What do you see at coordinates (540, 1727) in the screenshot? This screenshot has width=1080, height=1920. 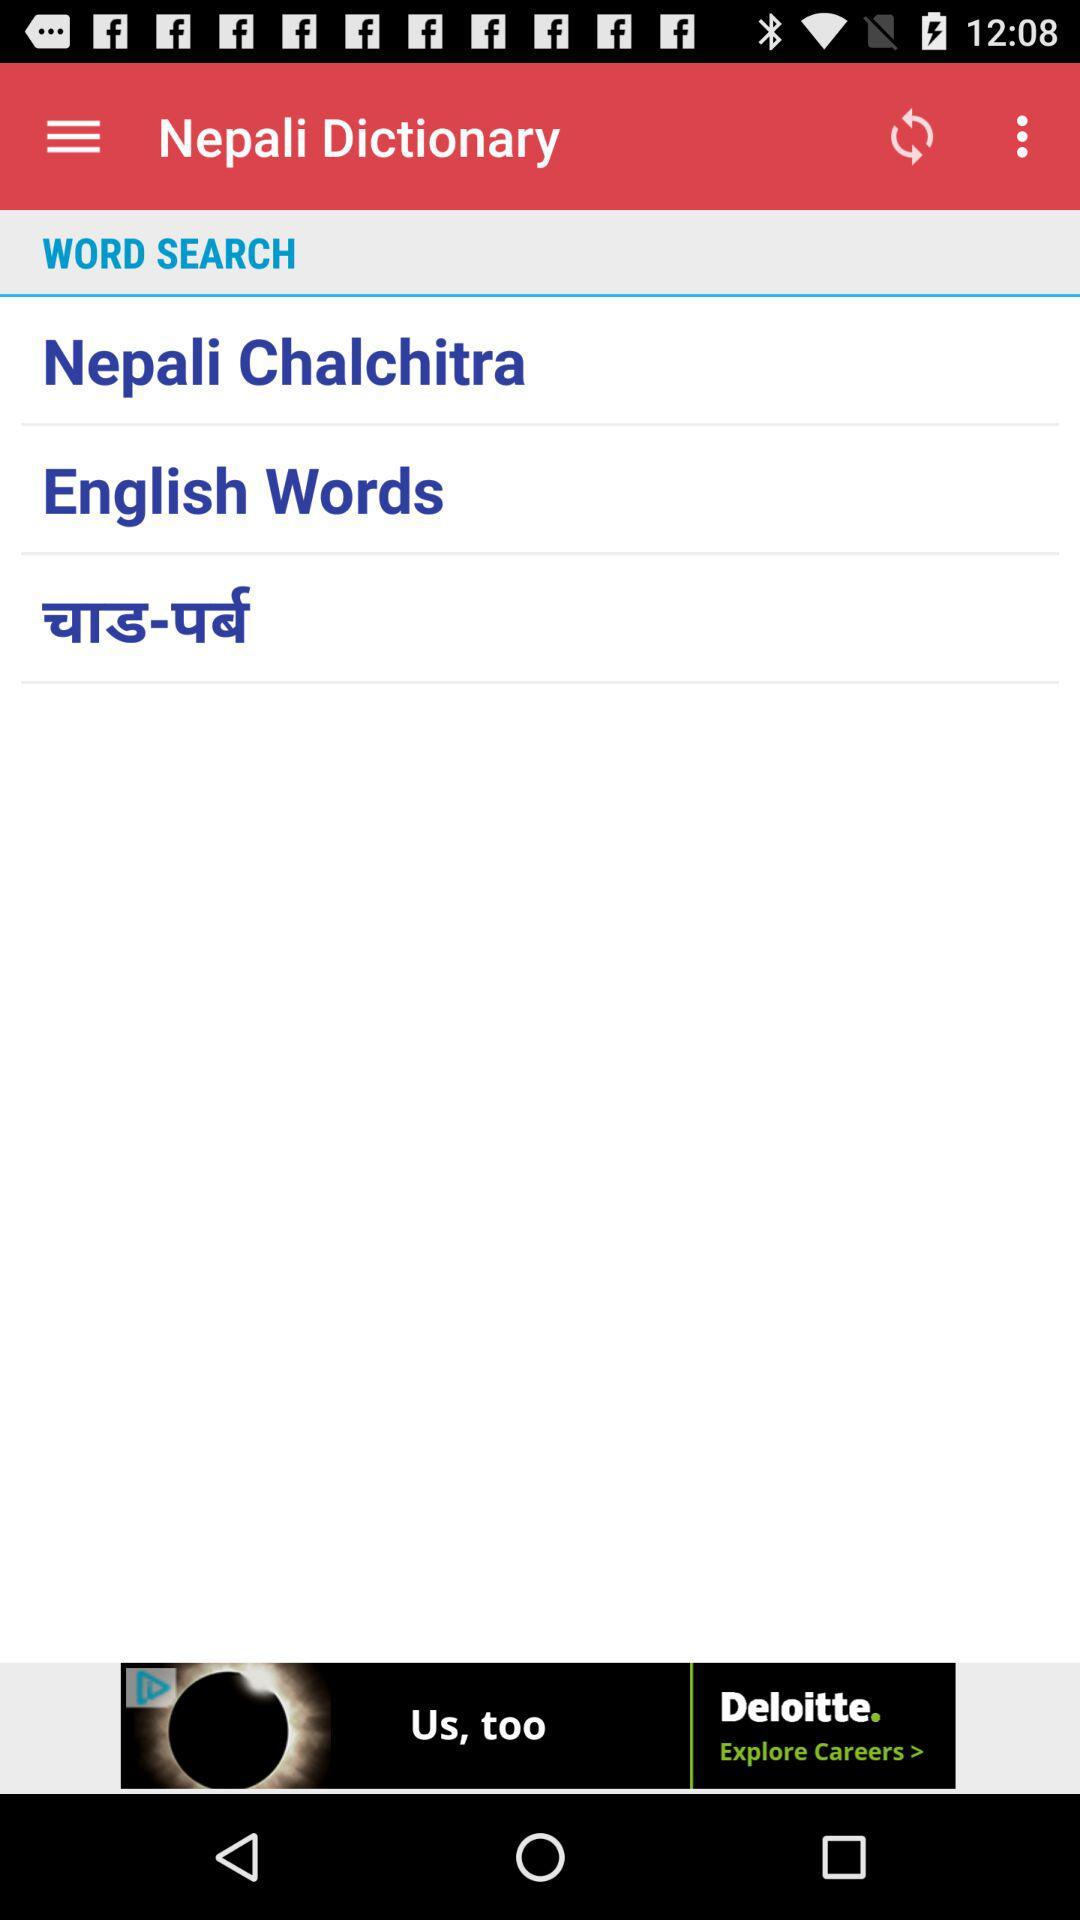 I see `advertisement` at bounding box center [540, 1727].